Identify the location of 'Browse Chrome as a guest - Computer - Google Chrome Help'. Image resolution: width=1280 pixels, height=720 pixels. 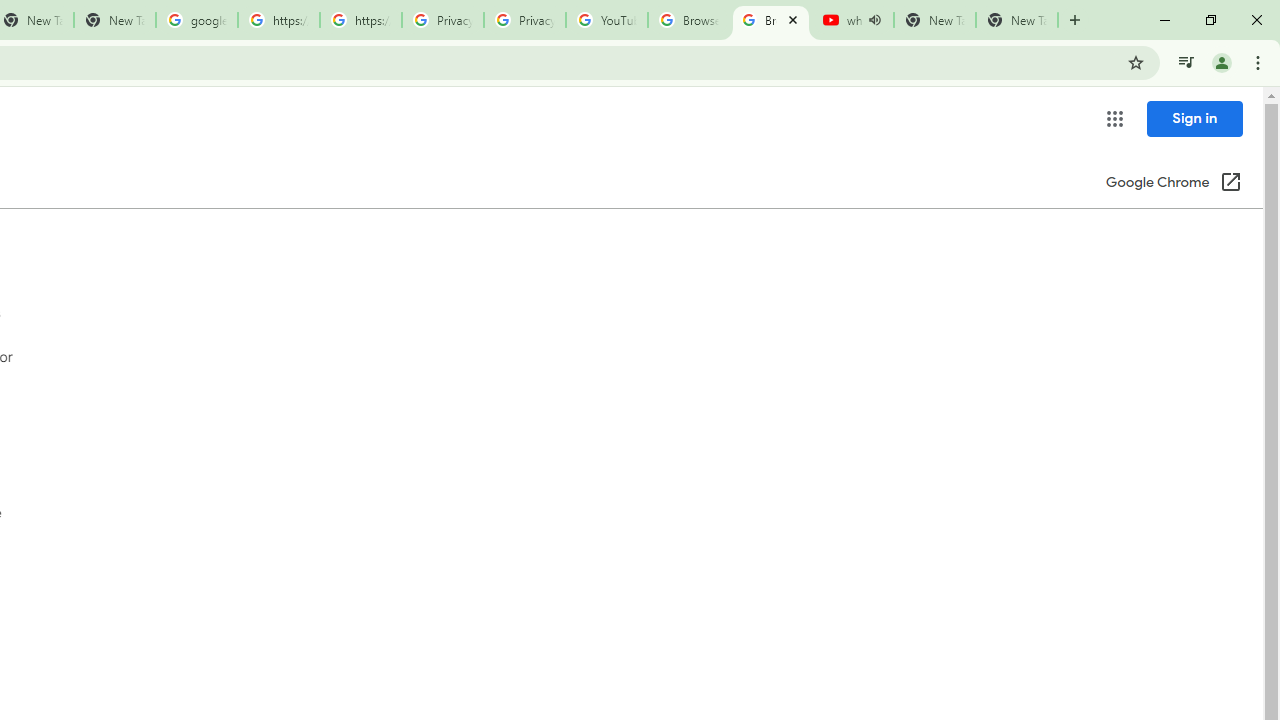
(688, 20).